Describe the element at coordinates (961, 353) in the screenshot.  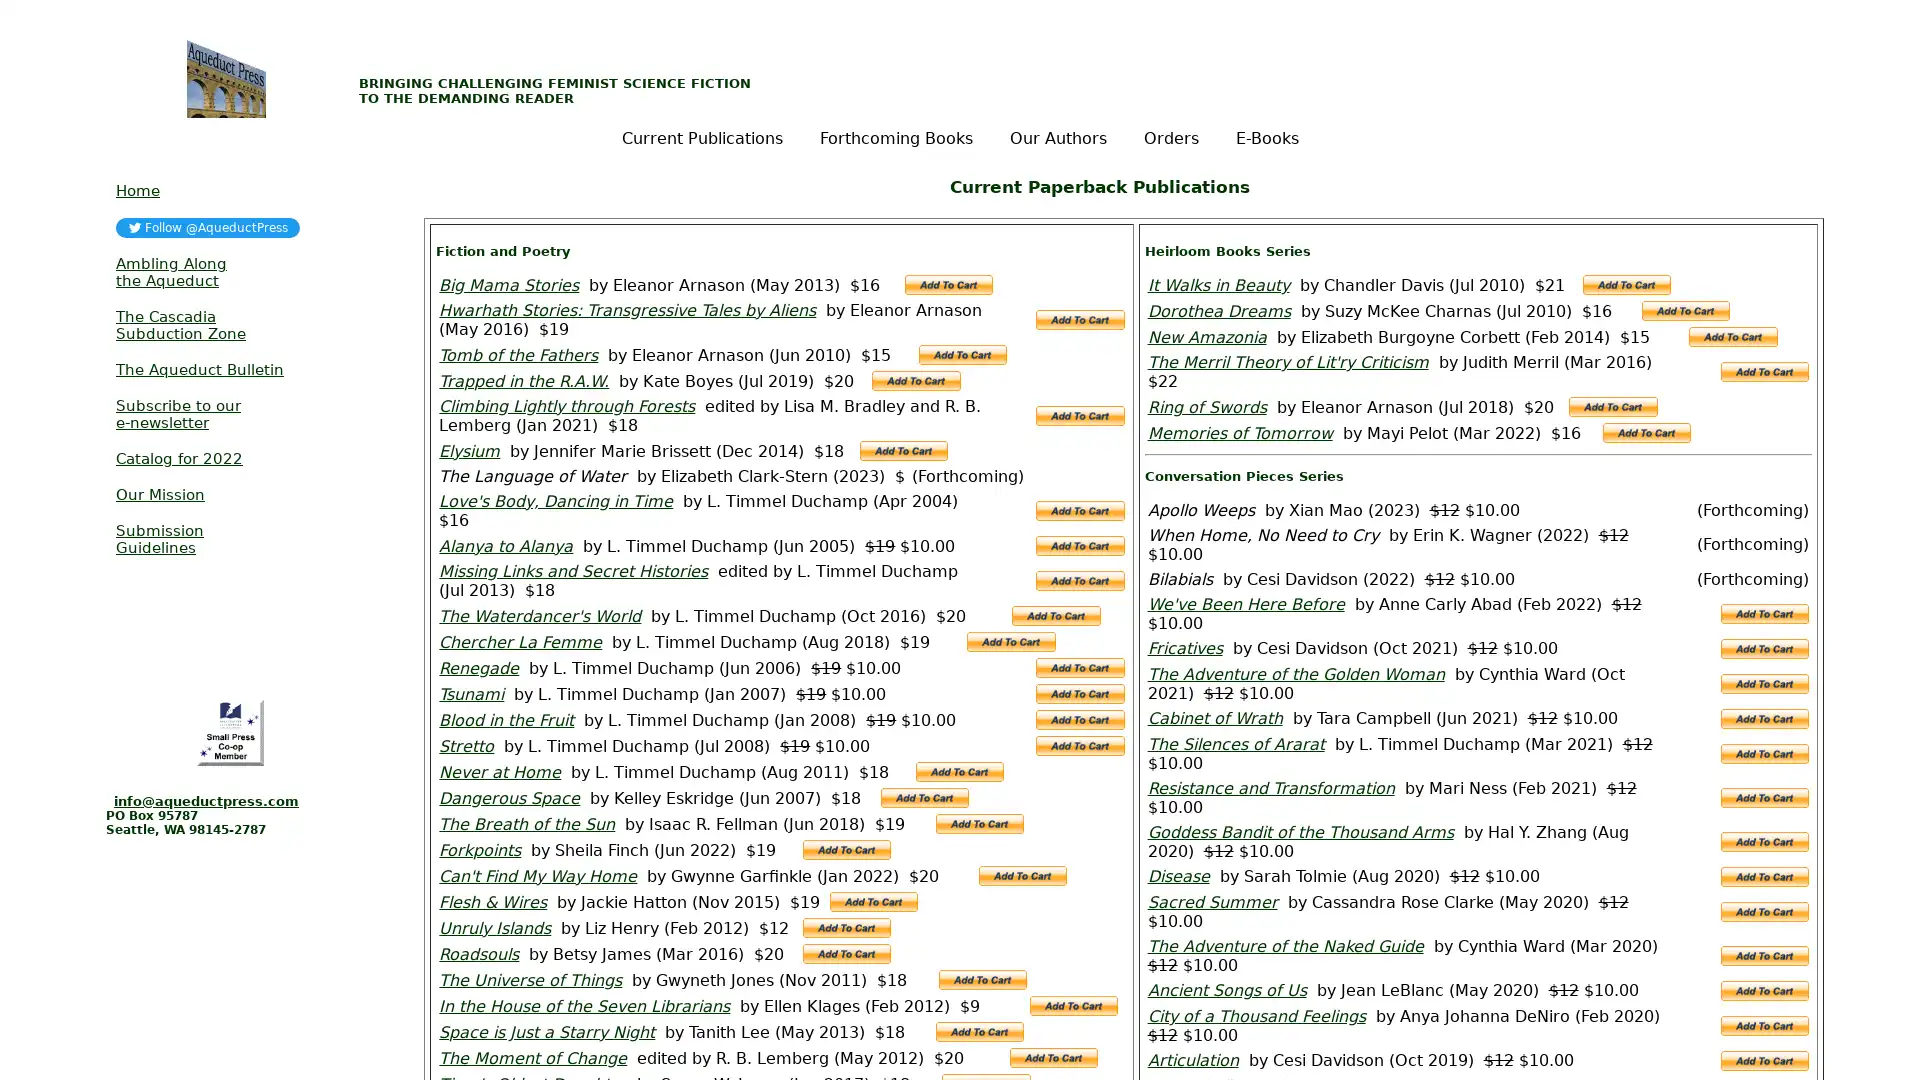
I see `Make payments with PayPal - it\'s fast, free and secure!` at that location.